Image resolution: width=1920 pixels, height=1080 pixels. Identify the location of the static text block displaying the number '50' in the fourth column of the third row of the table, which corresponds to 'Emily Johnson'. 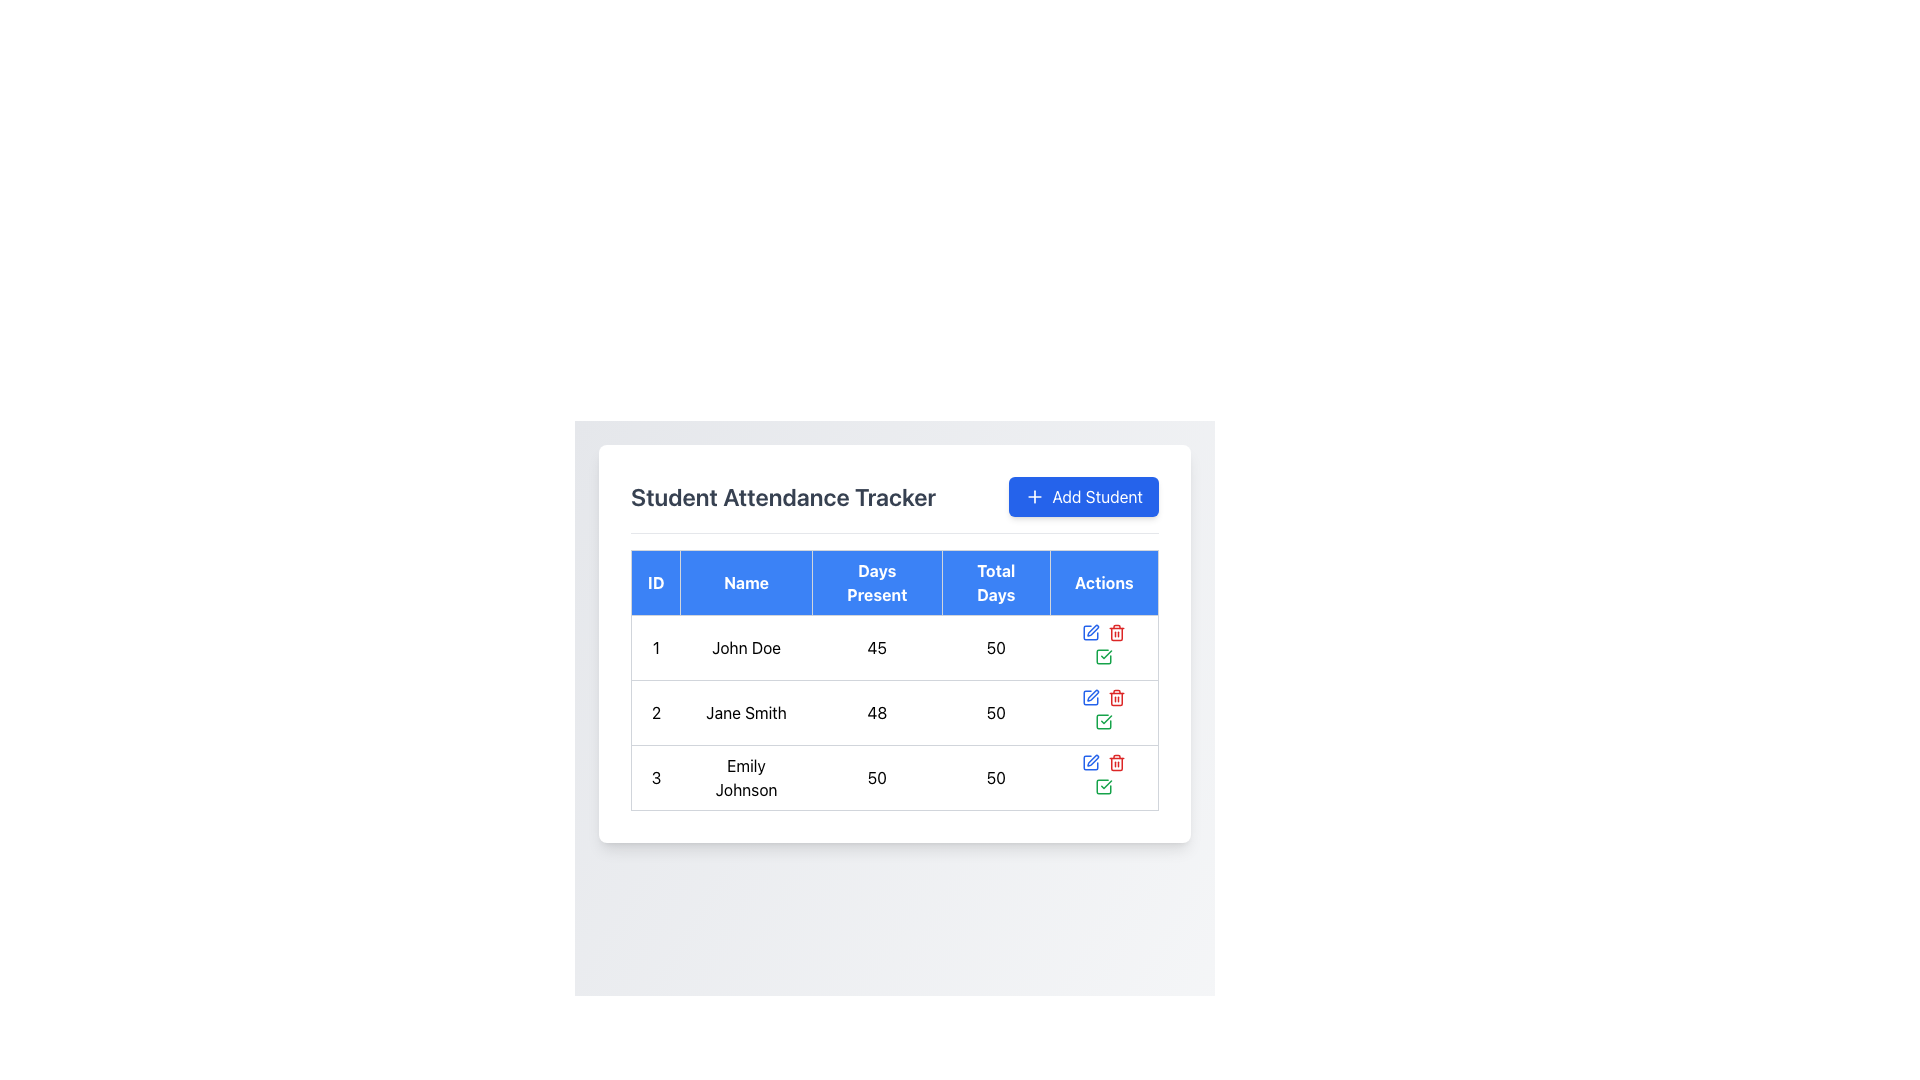
(996, 777).